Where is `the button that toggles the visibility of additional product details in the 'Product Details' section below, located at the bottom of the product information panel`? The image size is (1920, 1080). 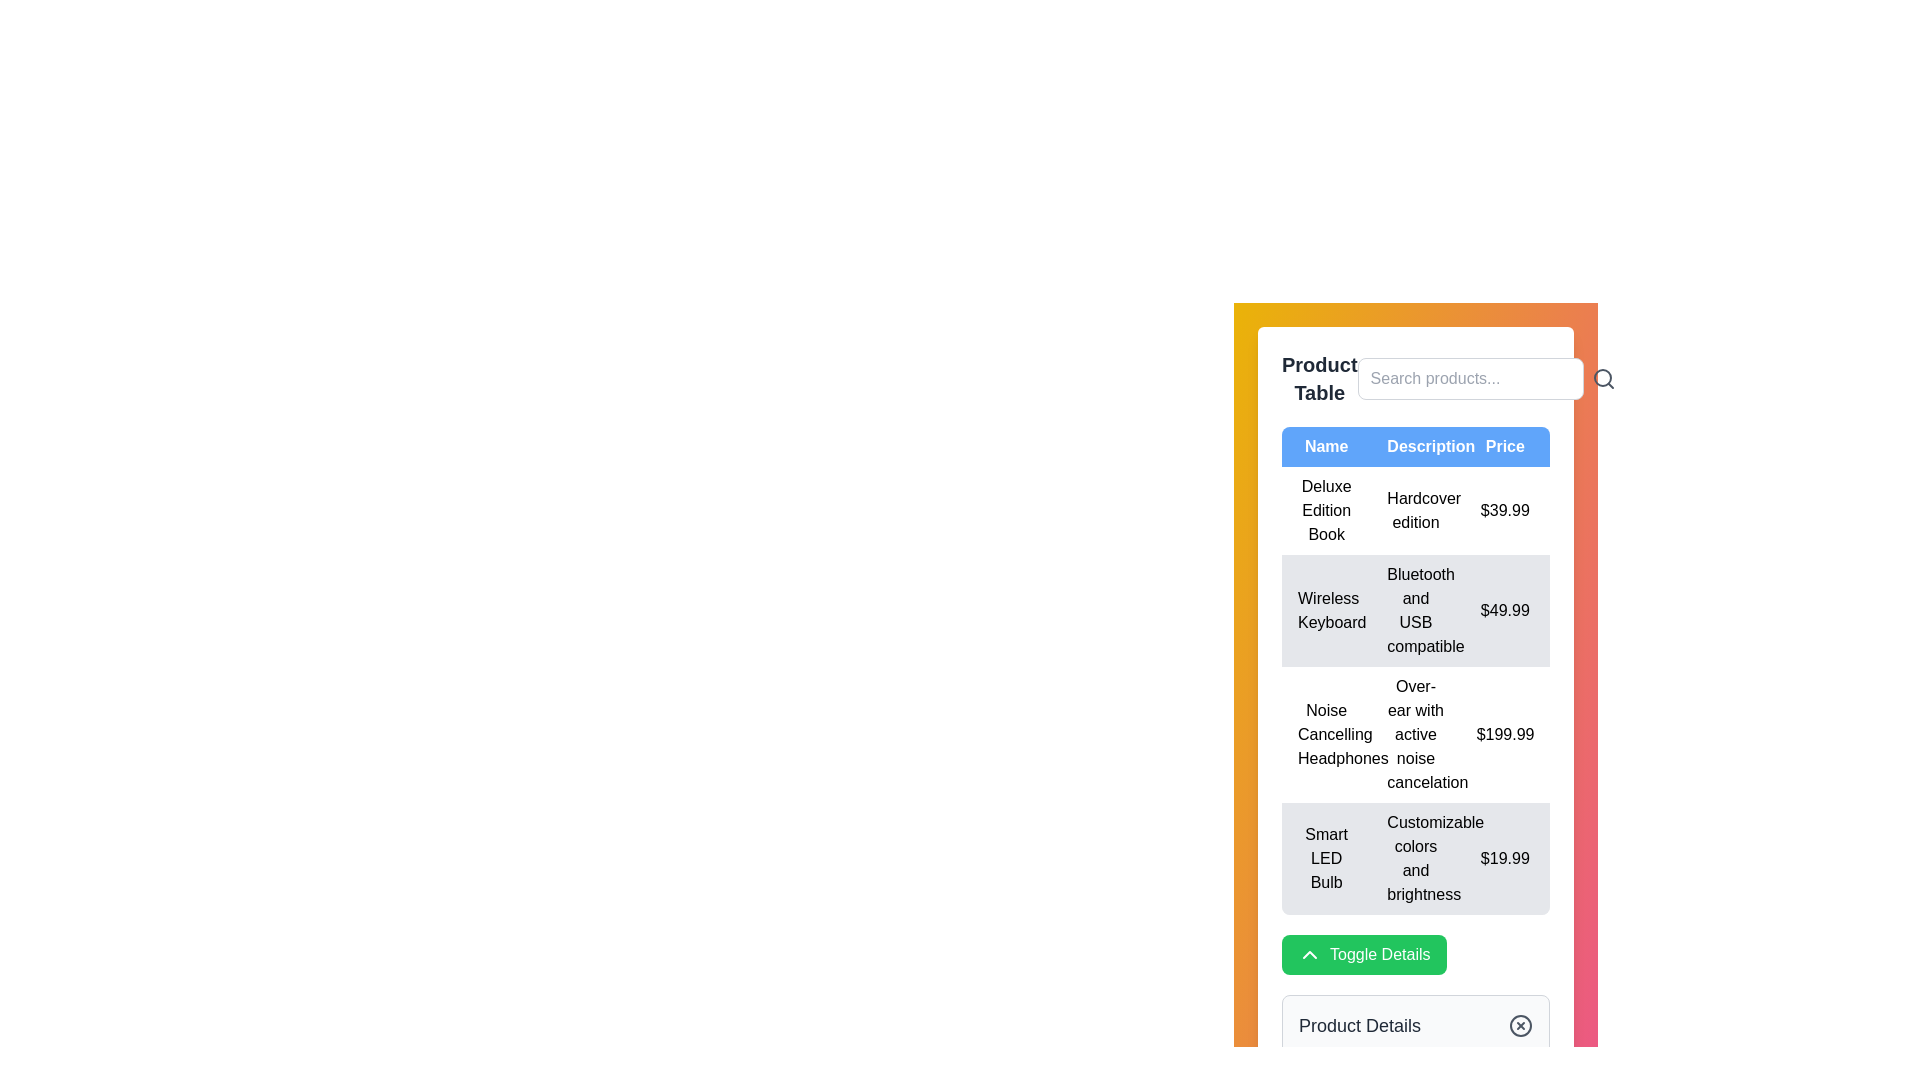 the button that toggles the visibility of additional product details in the 'Product Details' section below, located at the bottom of the product information panel is located at coordinates (1363, 954).